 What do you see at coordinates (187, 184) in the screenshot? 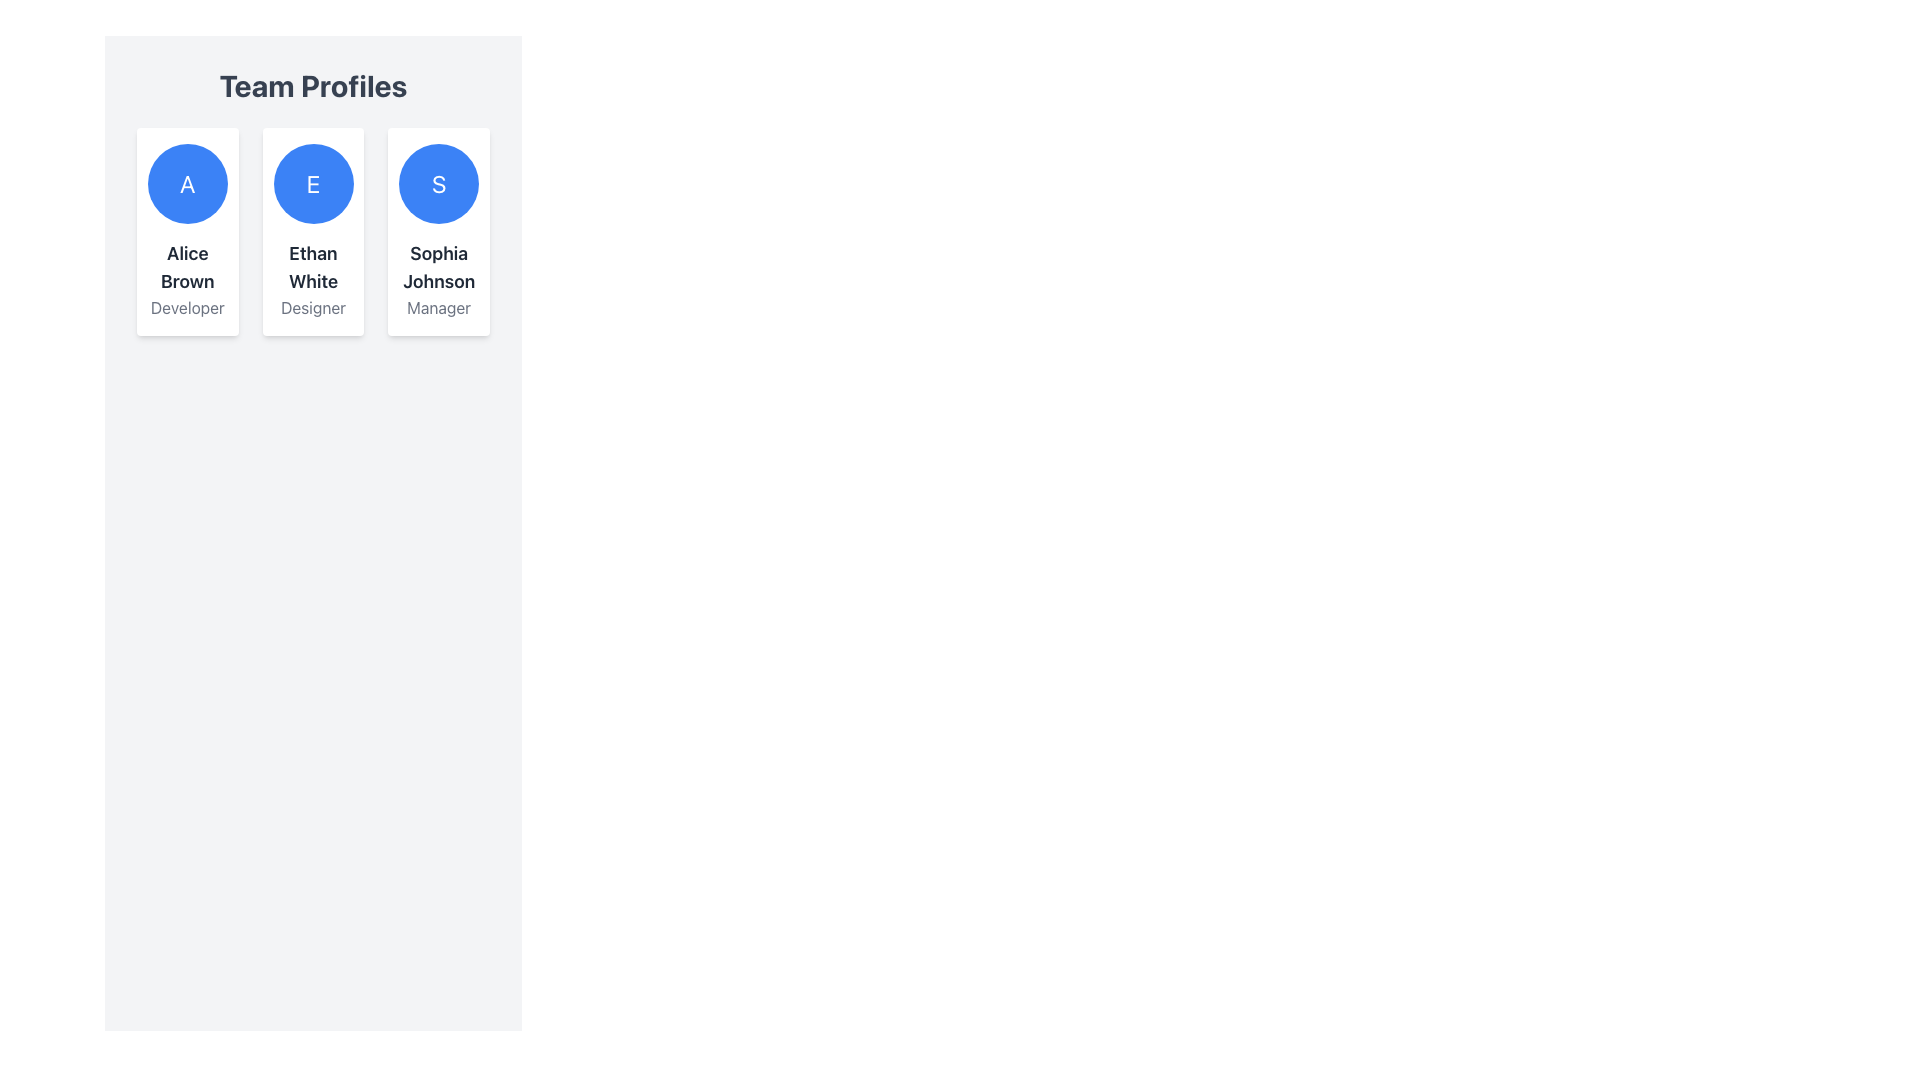
I see `the avatar representing 'Alice Brown' at the center of the profile card` at bounding box center [187, 184].